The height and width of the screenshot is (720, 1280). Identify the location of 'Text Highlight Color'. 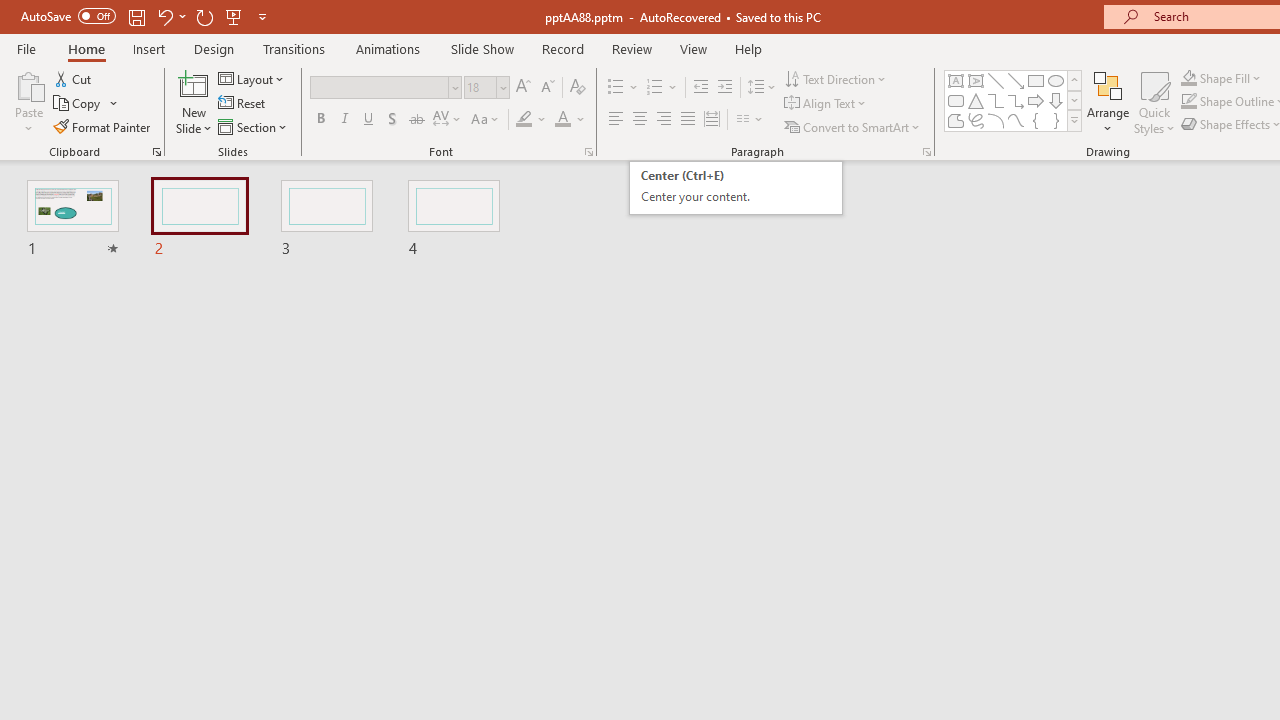
(531, 119).